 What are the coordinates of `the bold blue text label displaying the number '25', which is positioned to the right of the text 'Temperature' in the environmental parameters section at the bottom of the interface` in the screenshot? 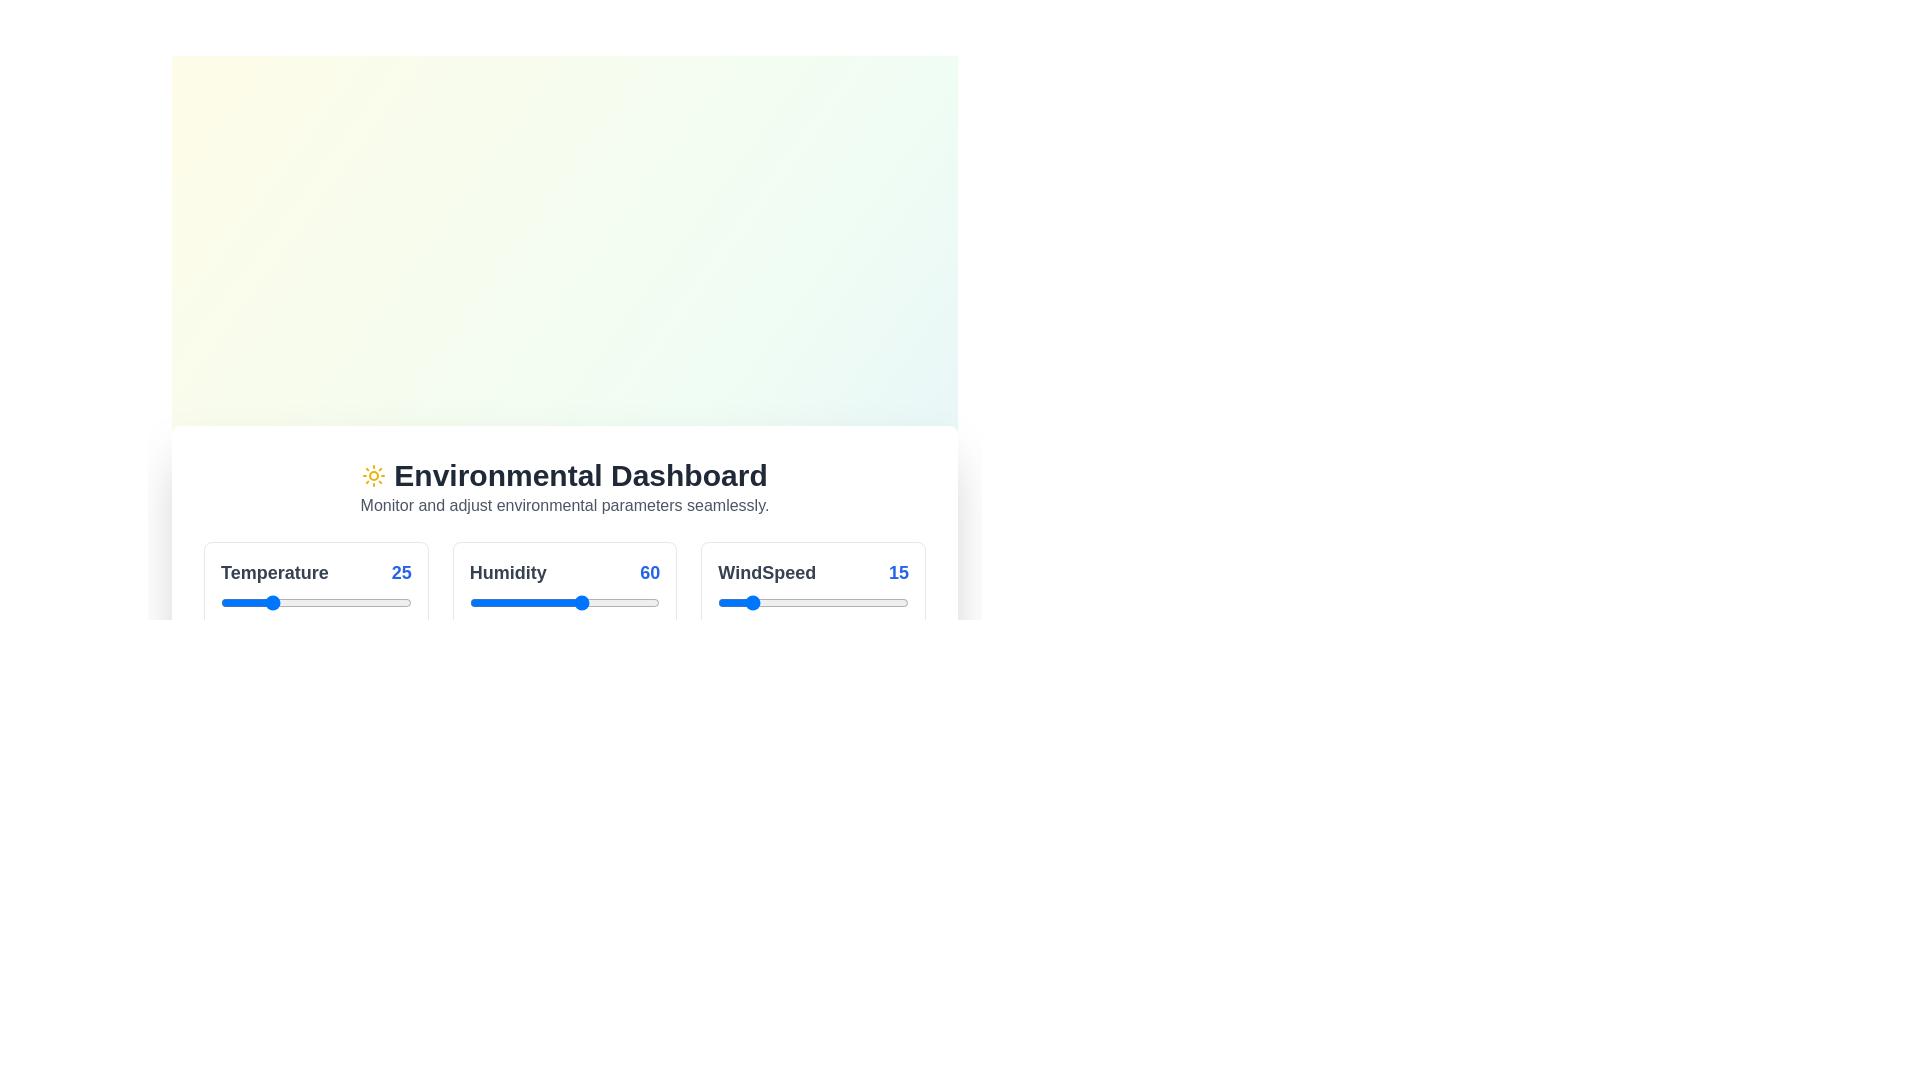 It's located at (400, 572).